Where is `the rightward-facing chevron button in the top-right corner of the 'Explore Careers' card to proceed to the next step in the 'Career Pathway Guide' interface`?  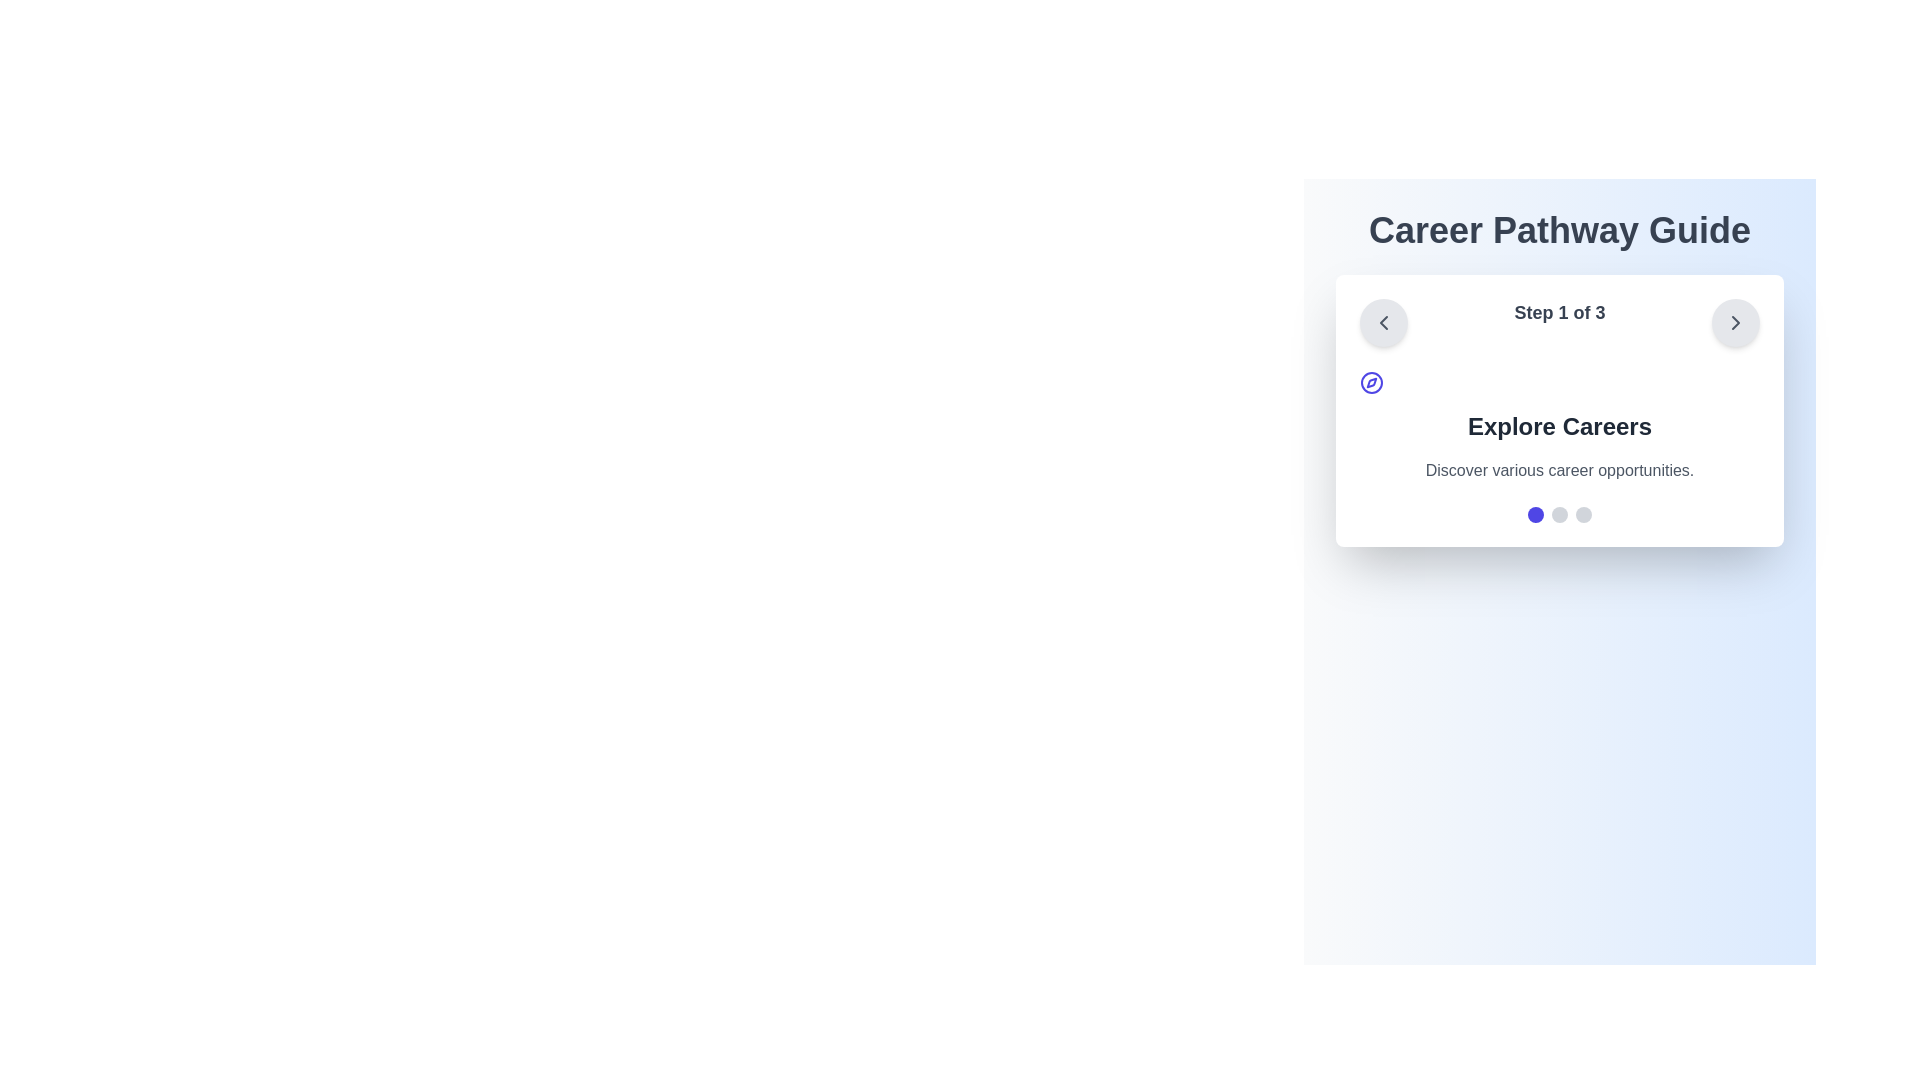 the rightward-facing chevron button in the top-right corner of the 'Explore Careers' card to proceed to the next step in the 'Career Pathway Guide' interface is located at coordinates (1733, 322).